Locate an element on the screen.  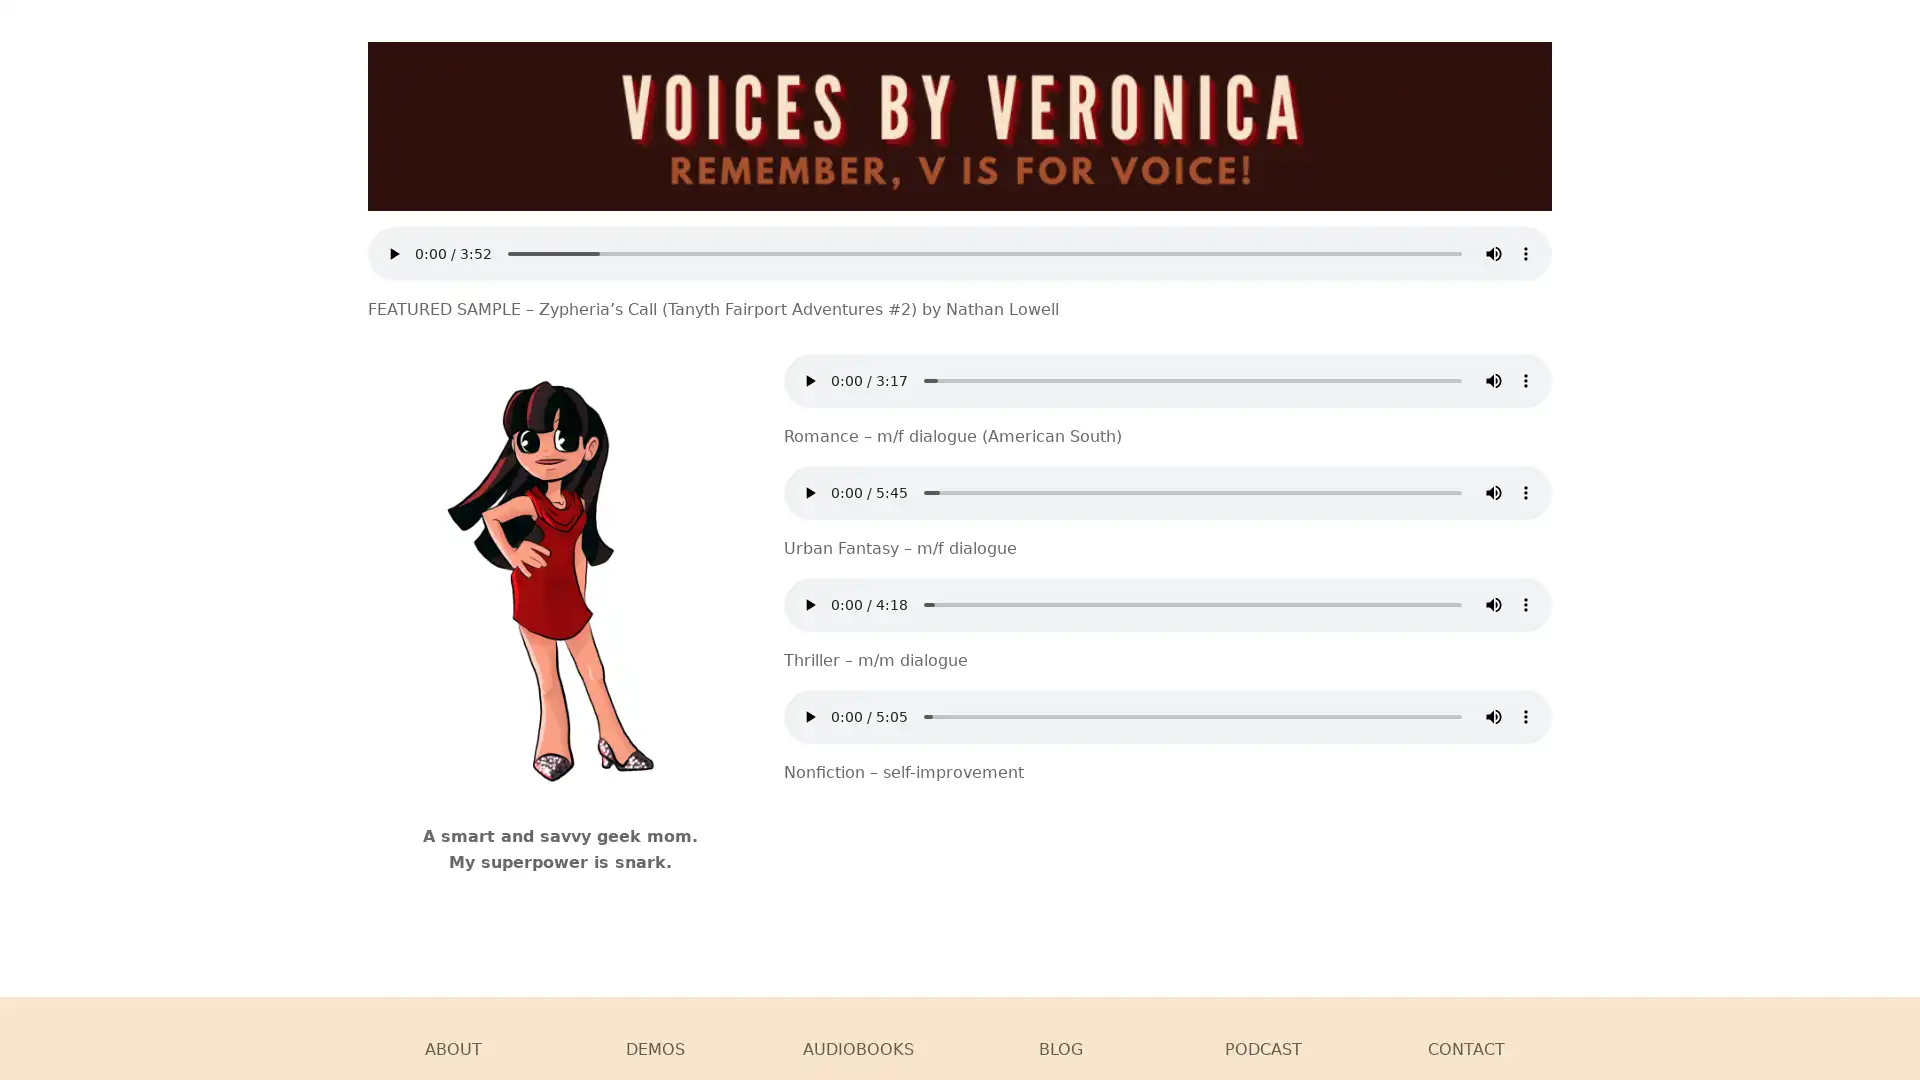
play is located at coordinates (393, 253).